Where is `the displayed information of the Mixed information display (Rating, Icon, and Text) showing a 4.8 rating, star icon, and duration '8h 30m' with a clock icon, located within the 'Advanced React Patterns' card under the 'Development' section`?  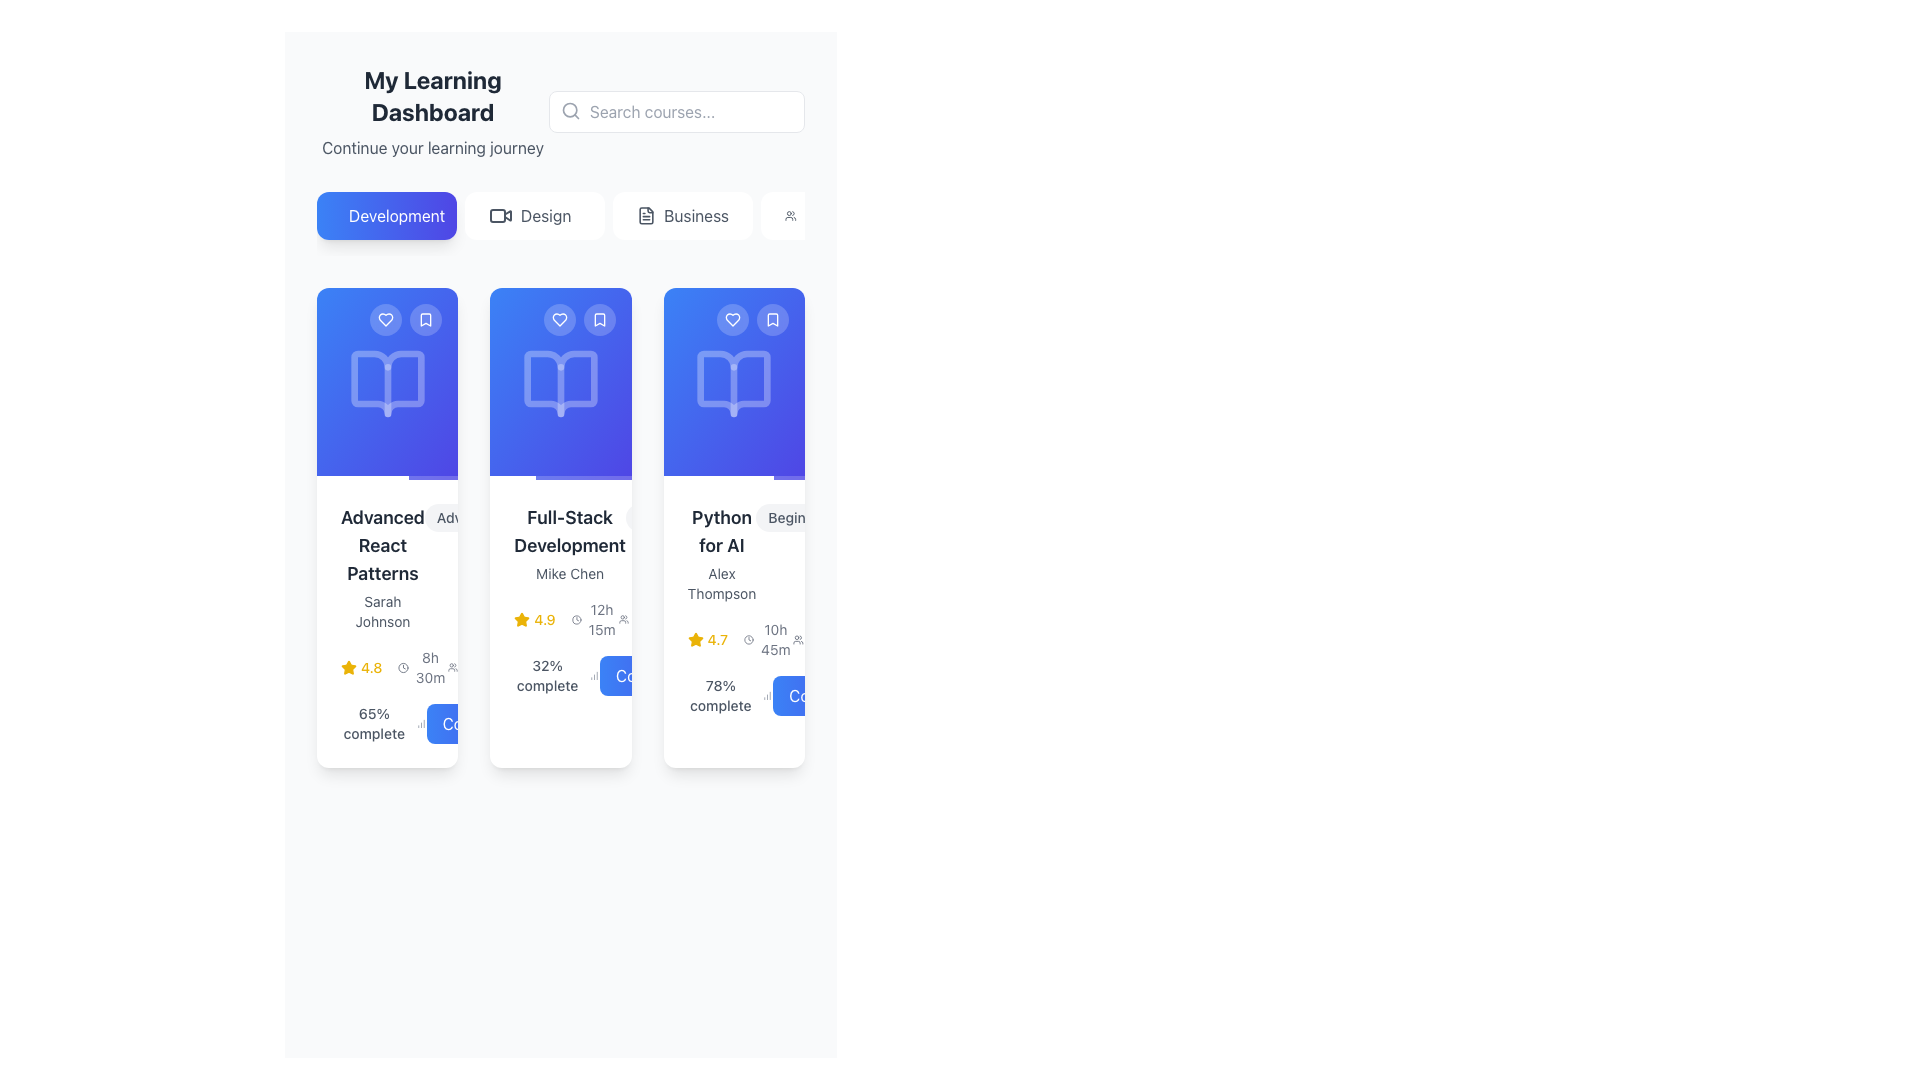
the displayed information of the Mixed information display (Rating, Icon, and Text) showing a 4.8 rating, star icon, and duration '8h 30m' with a clock icon, located within the 'Advanced React Patterns' card under the 'Development' section is located at coordinates (394, 667).